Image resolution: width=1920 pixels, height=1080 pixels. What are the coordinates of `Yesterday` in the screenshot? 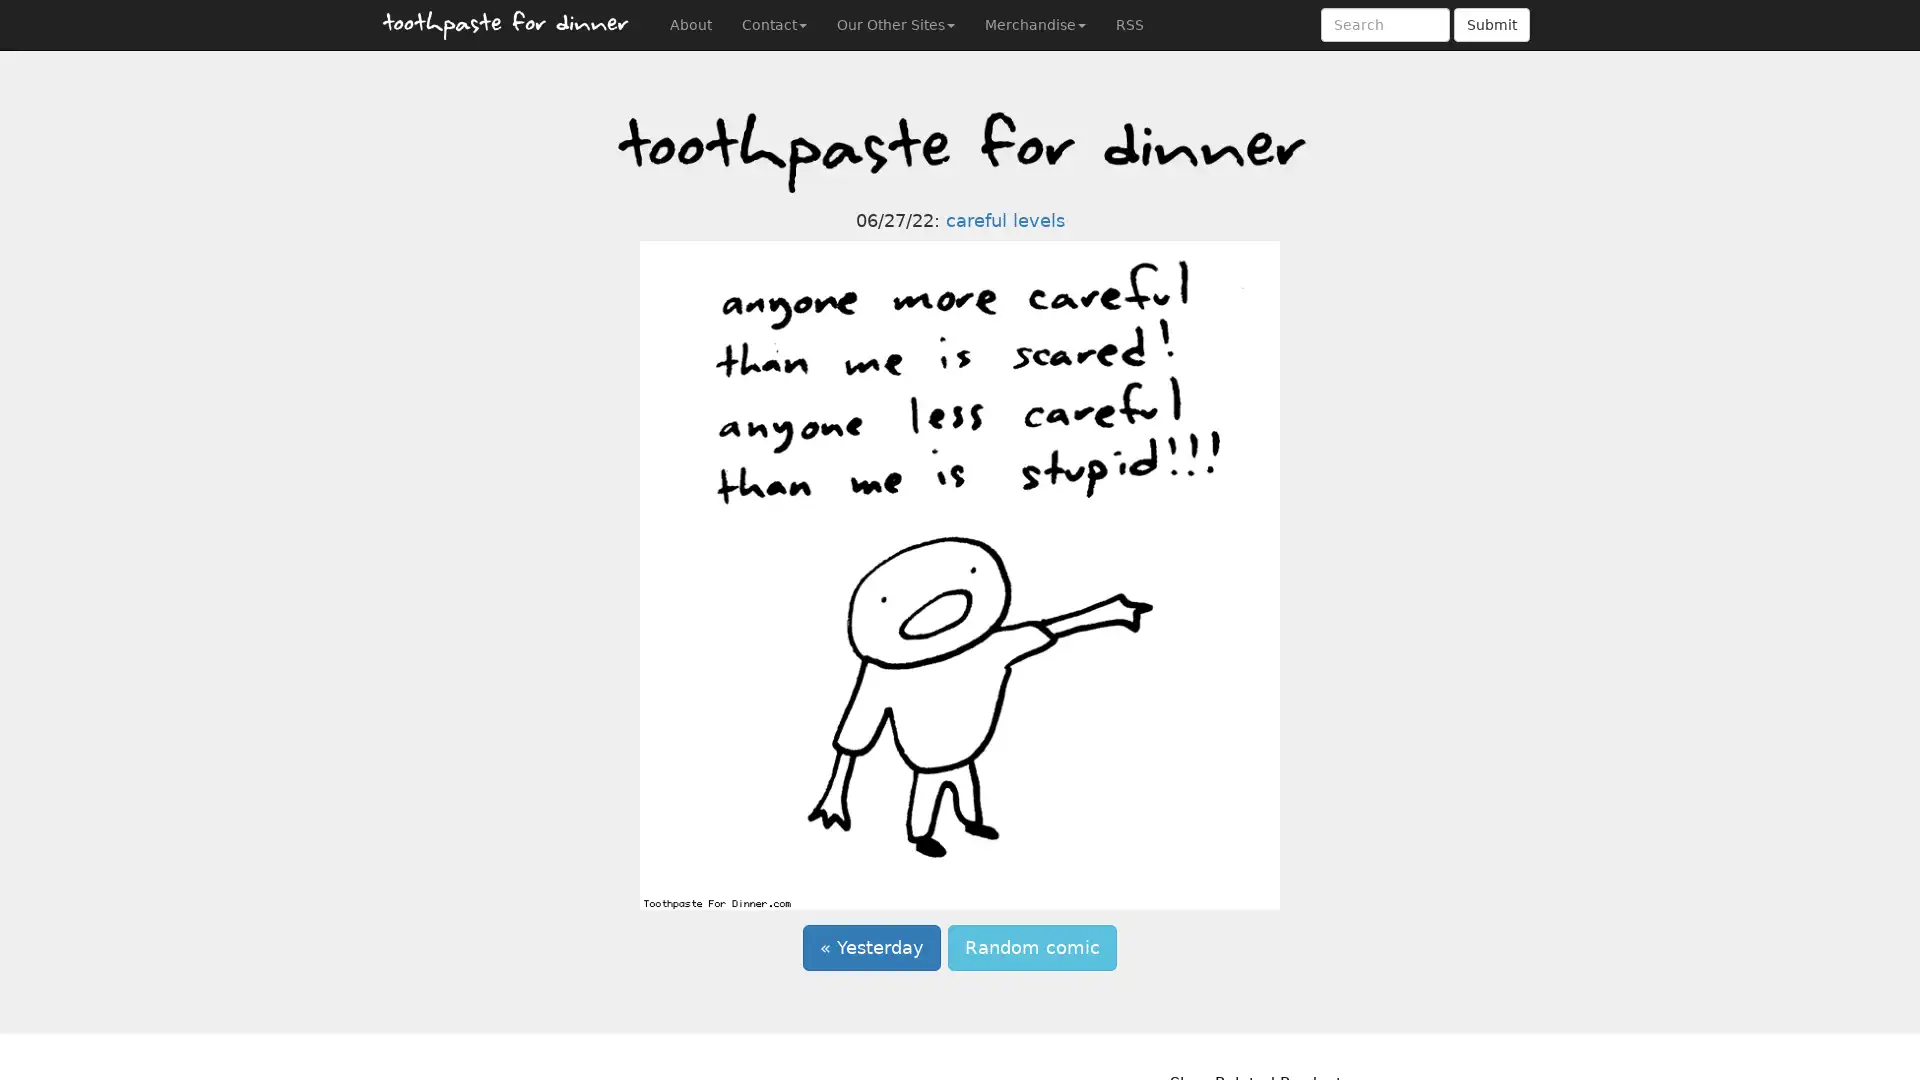 It's located at (872, 947).